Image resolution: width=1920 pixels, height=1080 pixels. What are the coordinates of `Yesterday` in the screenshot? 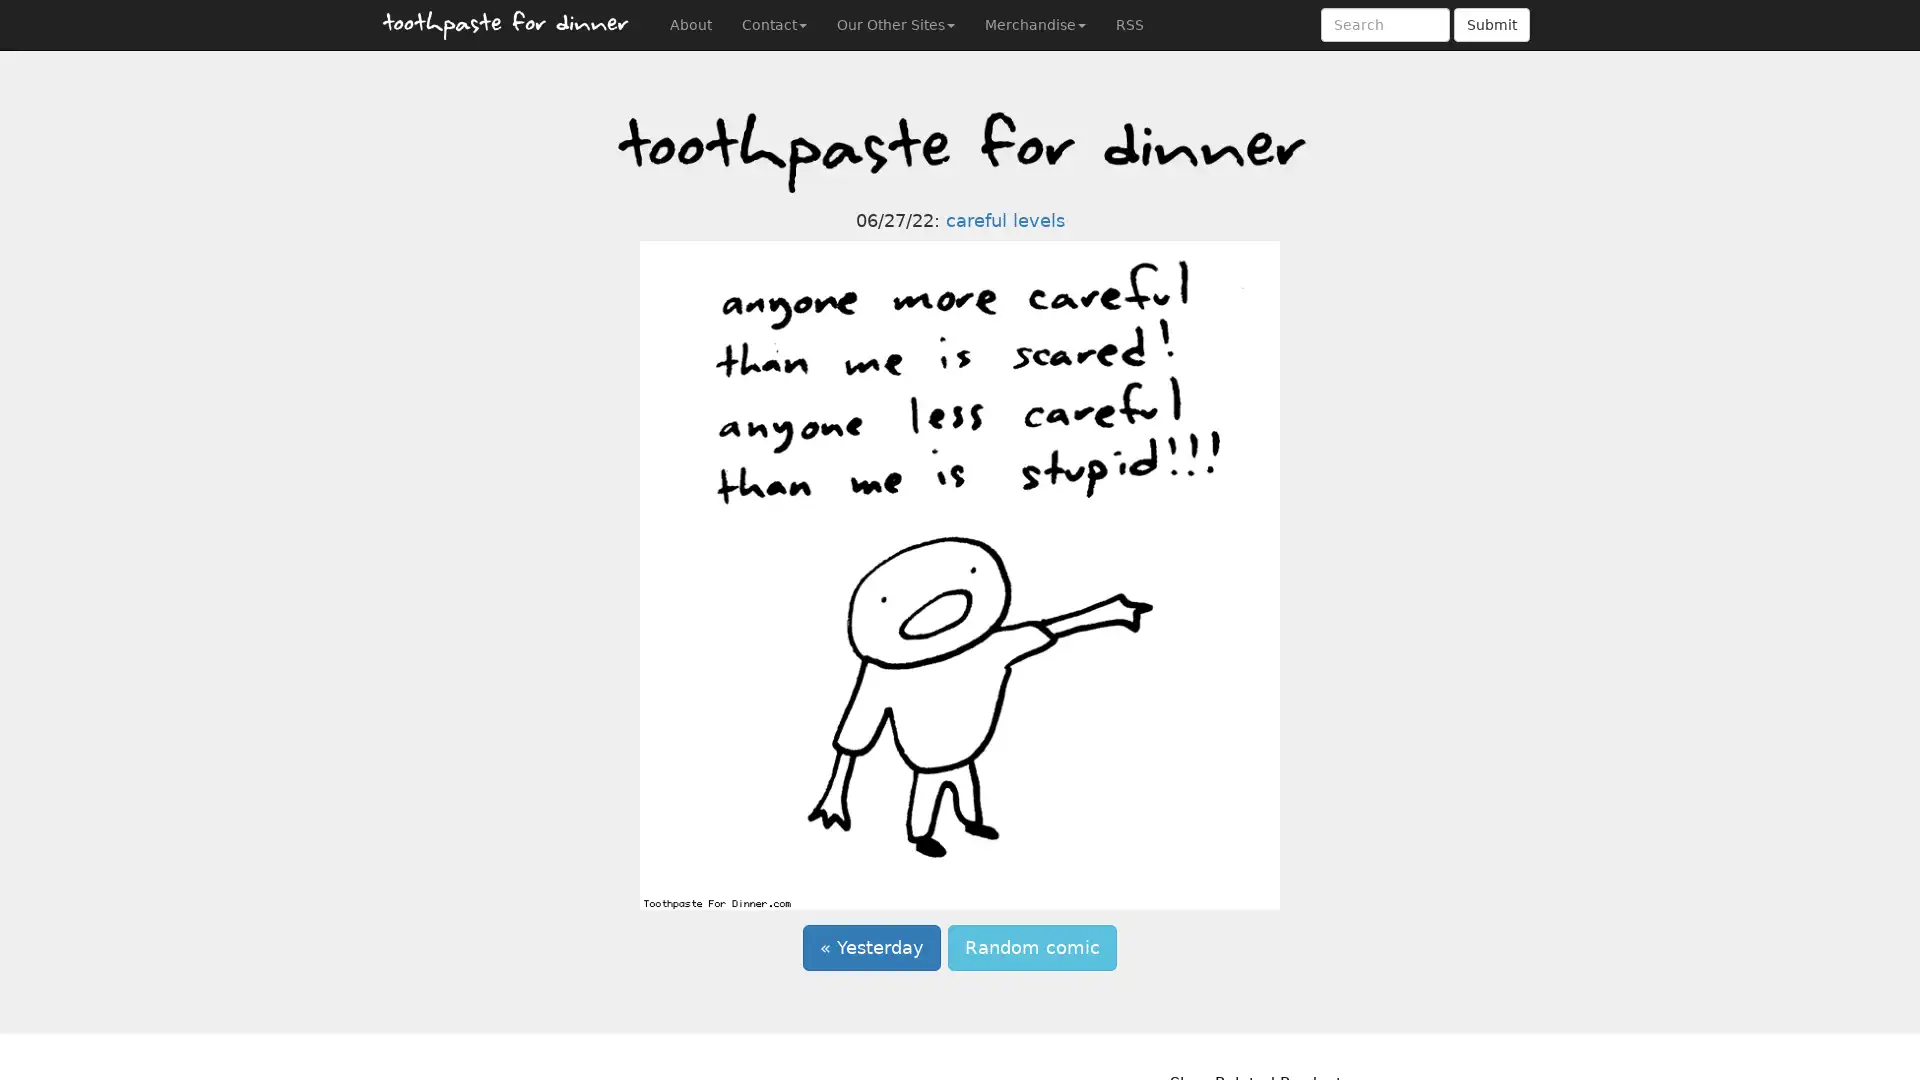 It's located at (872, 947).